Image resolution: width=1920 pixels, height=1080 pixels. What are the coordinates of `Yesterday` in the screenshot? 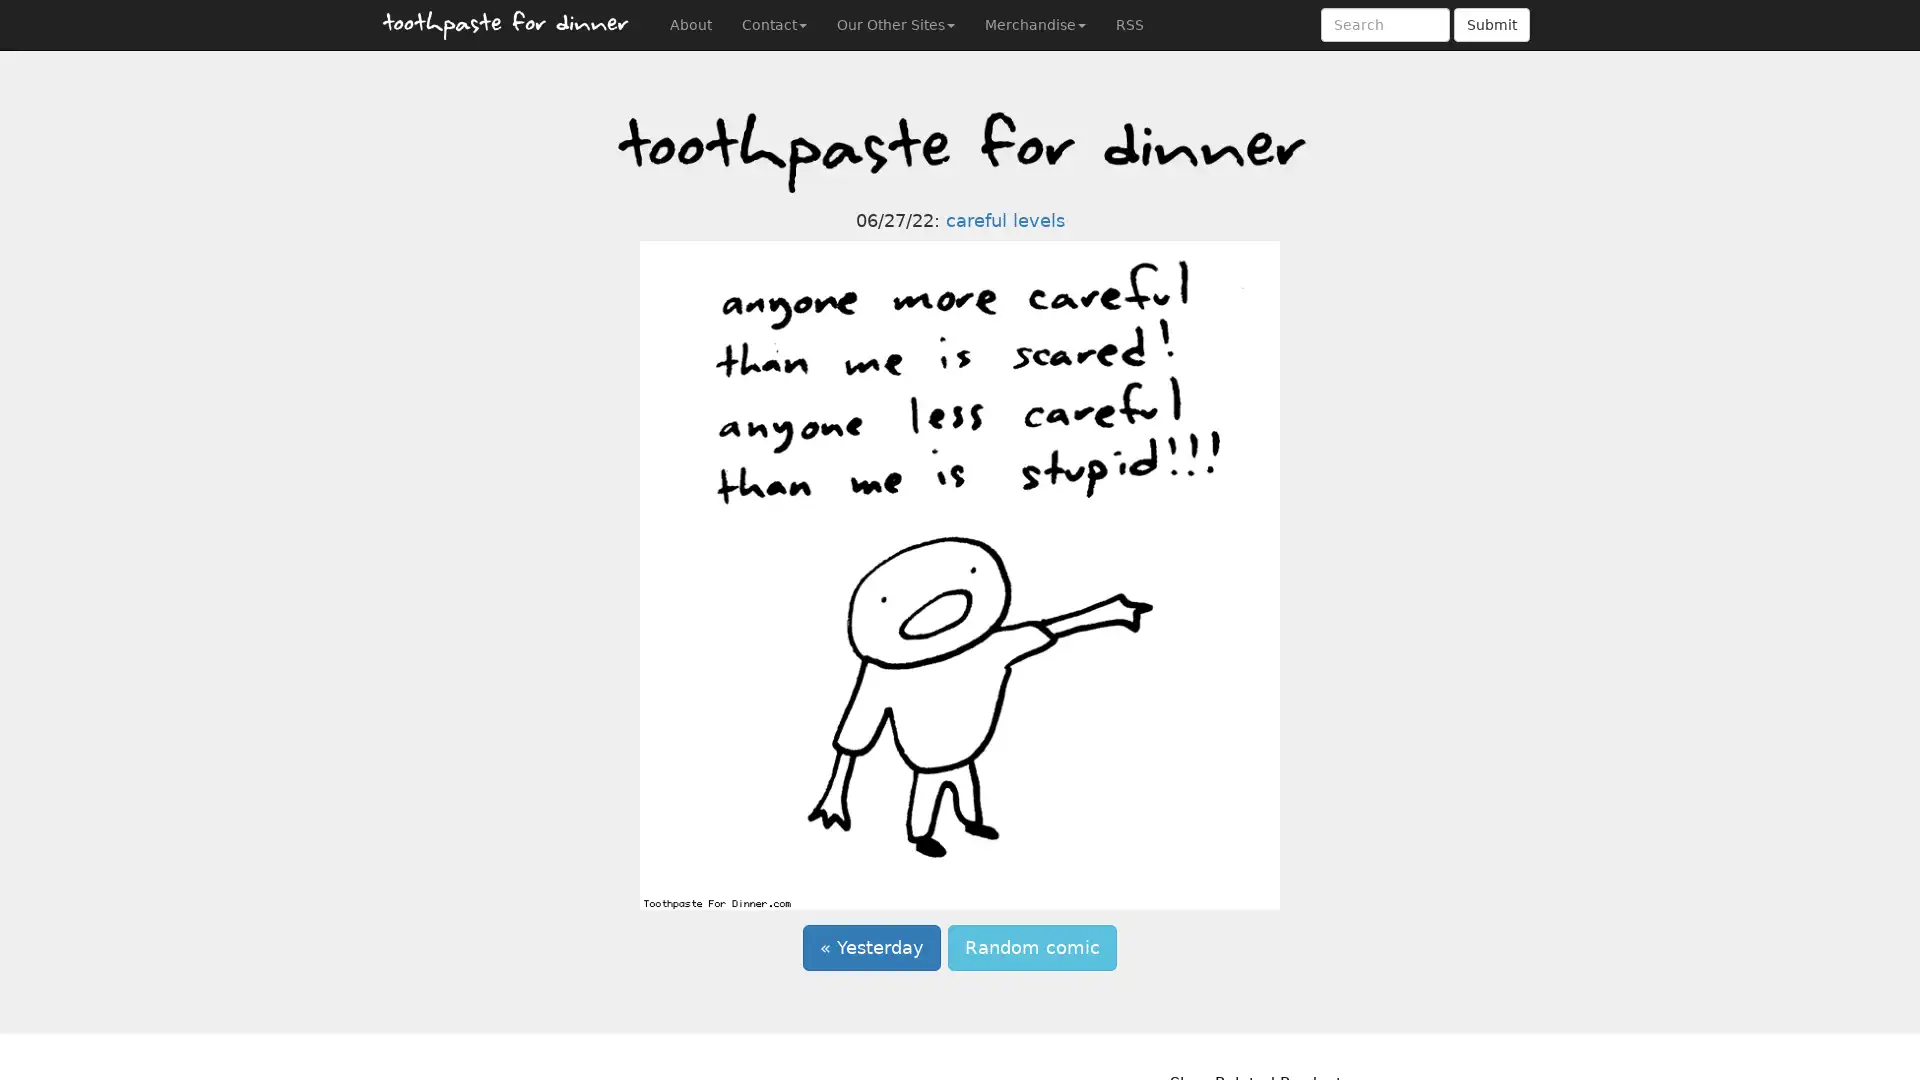 It's located at (872, 947).